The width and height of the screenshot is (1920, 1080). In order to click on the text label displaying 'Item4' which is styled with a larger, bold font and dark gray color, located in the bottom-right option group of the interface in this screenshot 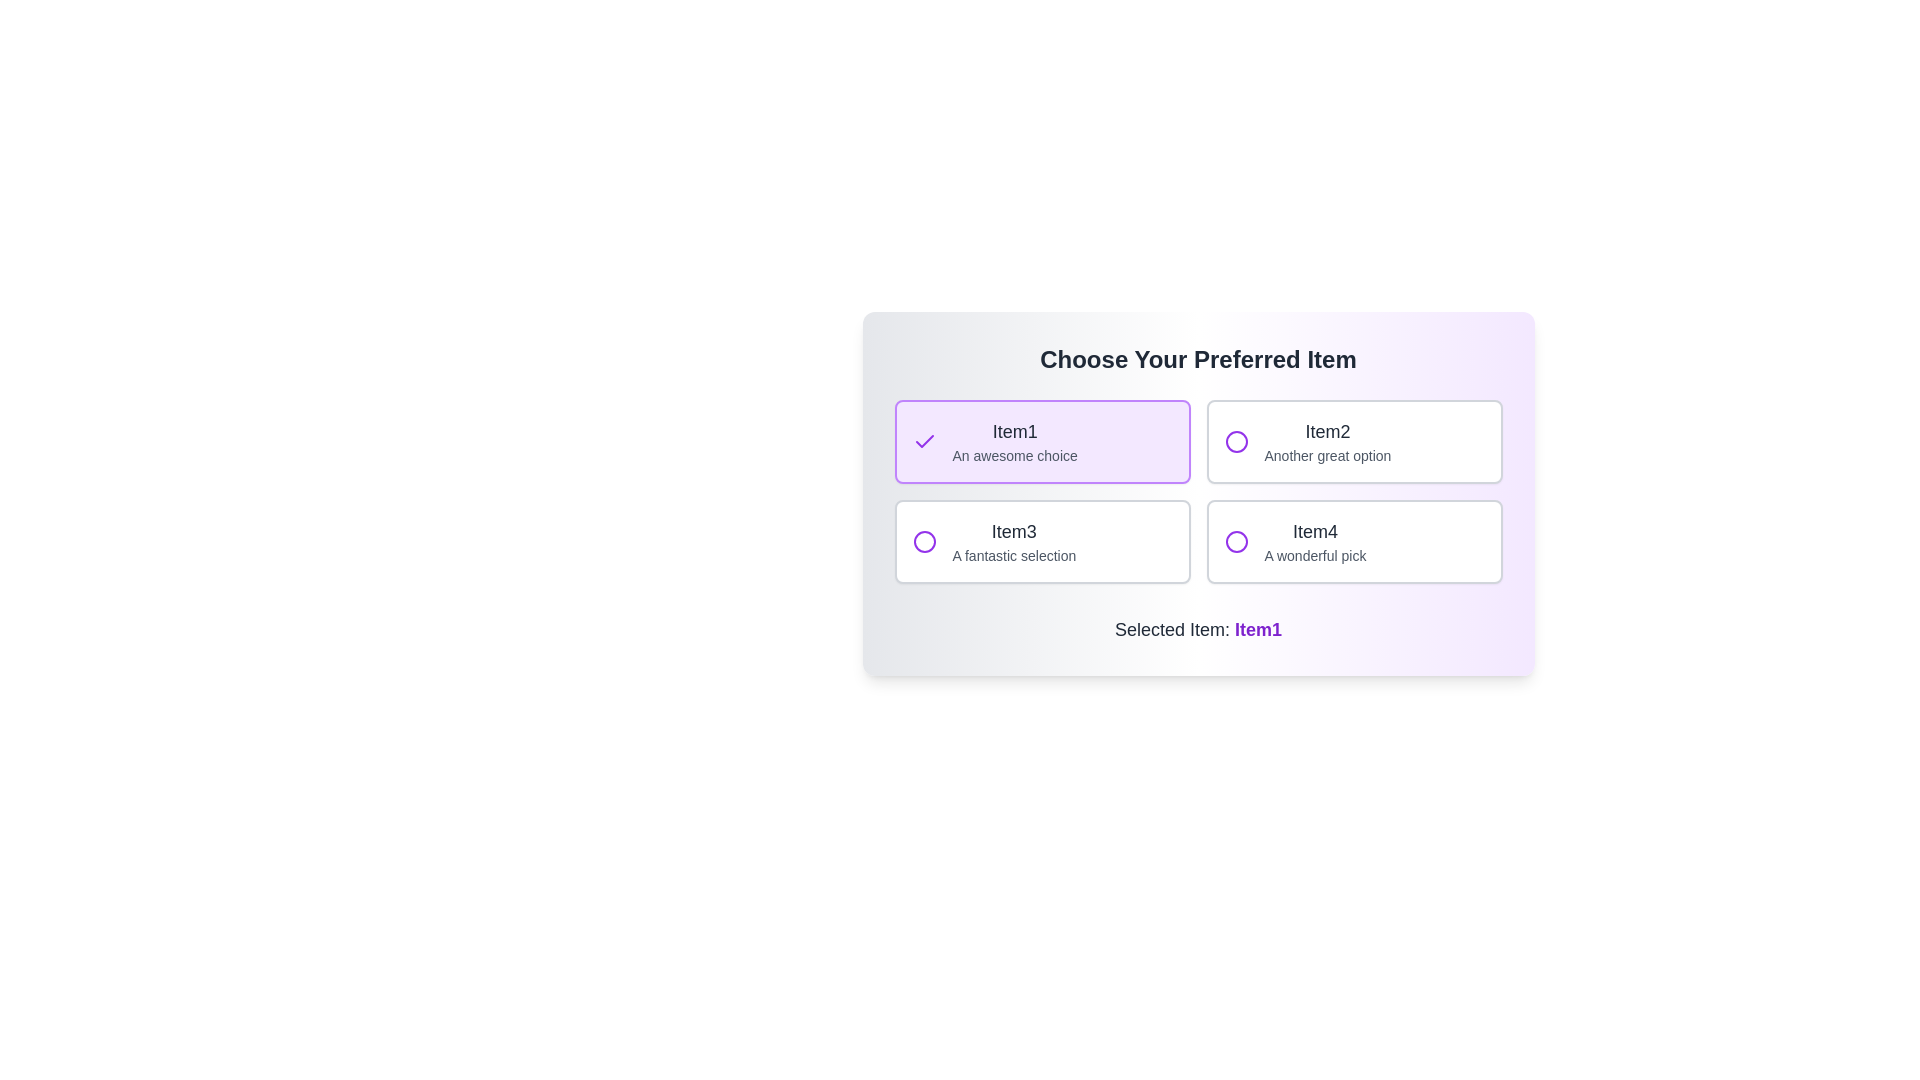, I will do `click(1315, 531)`.